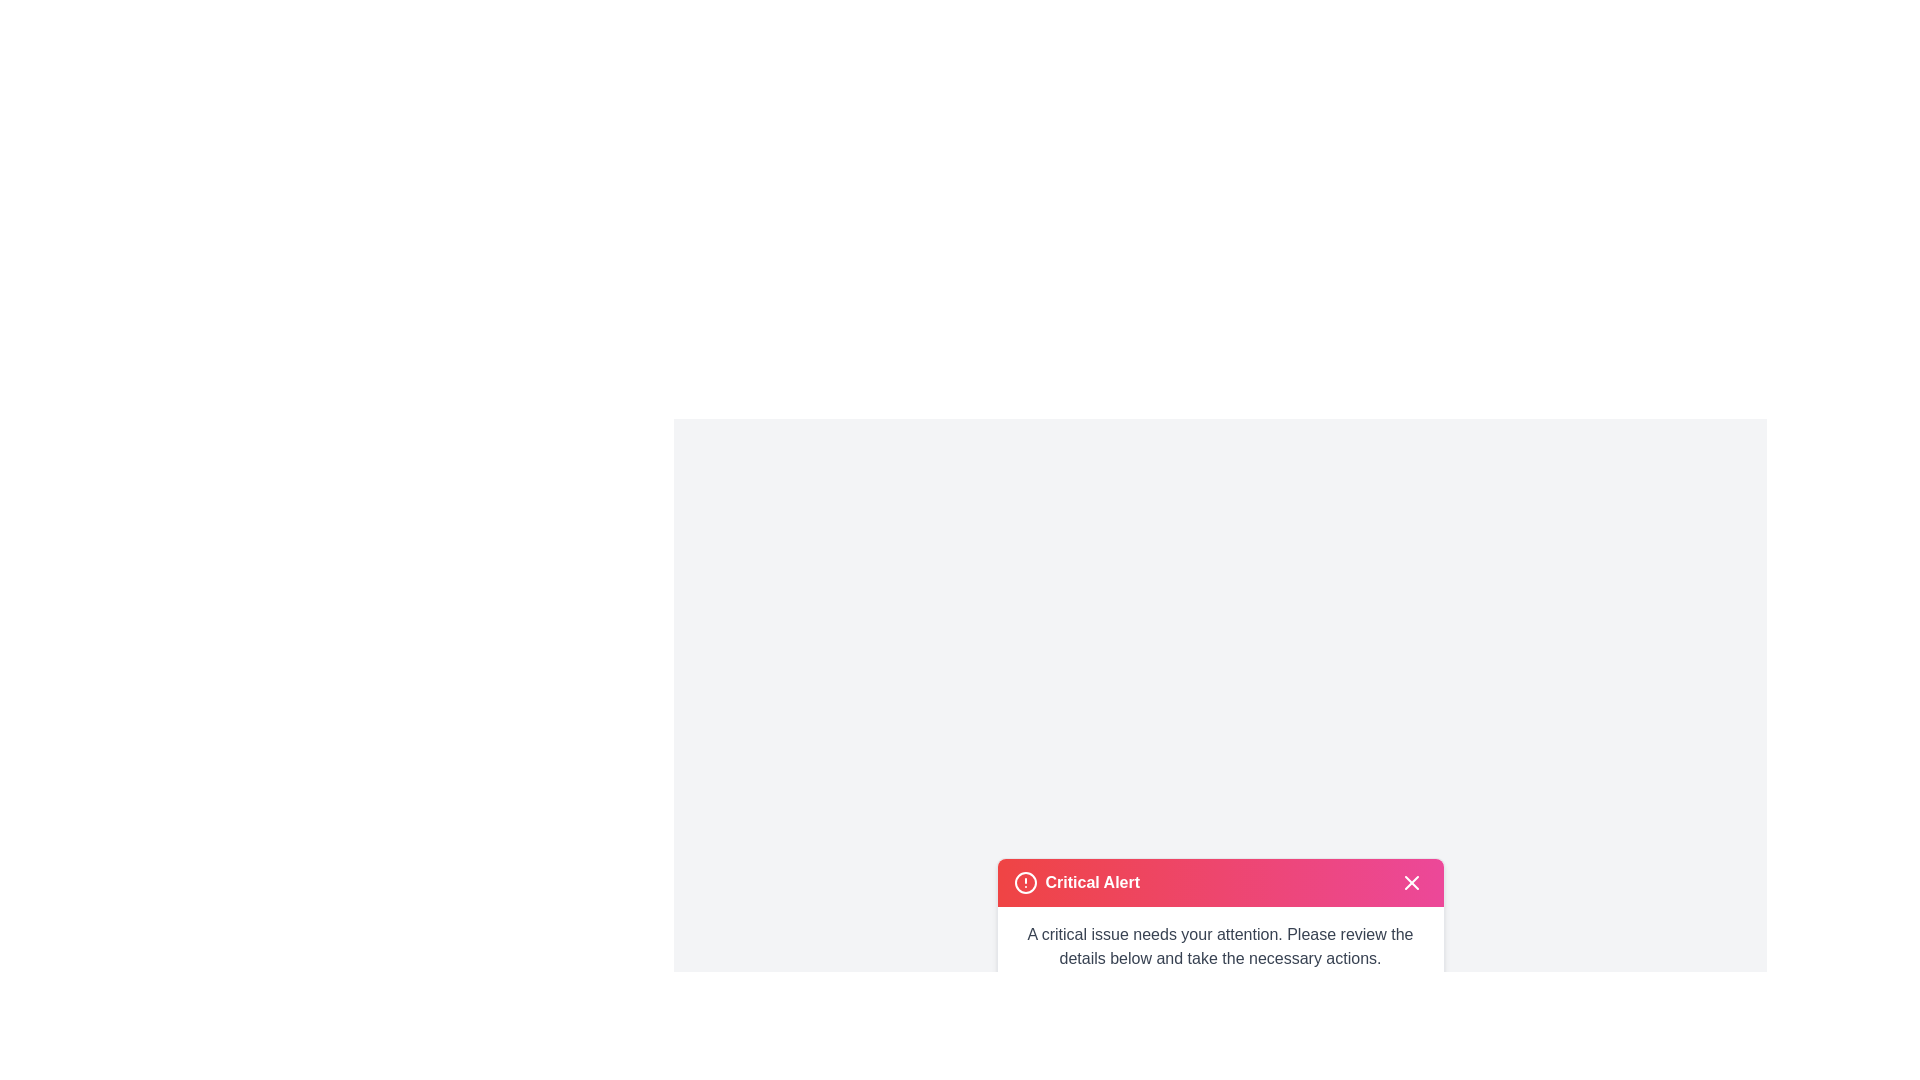  Describe the element at coordinates (1219, 945) in the screenshot. I see `static text content that states: 'A critical issue needs your attention. Please review the details below and take the necessary actions.' This text is located within a notification card below the 'Critical Alert' title` at that location.